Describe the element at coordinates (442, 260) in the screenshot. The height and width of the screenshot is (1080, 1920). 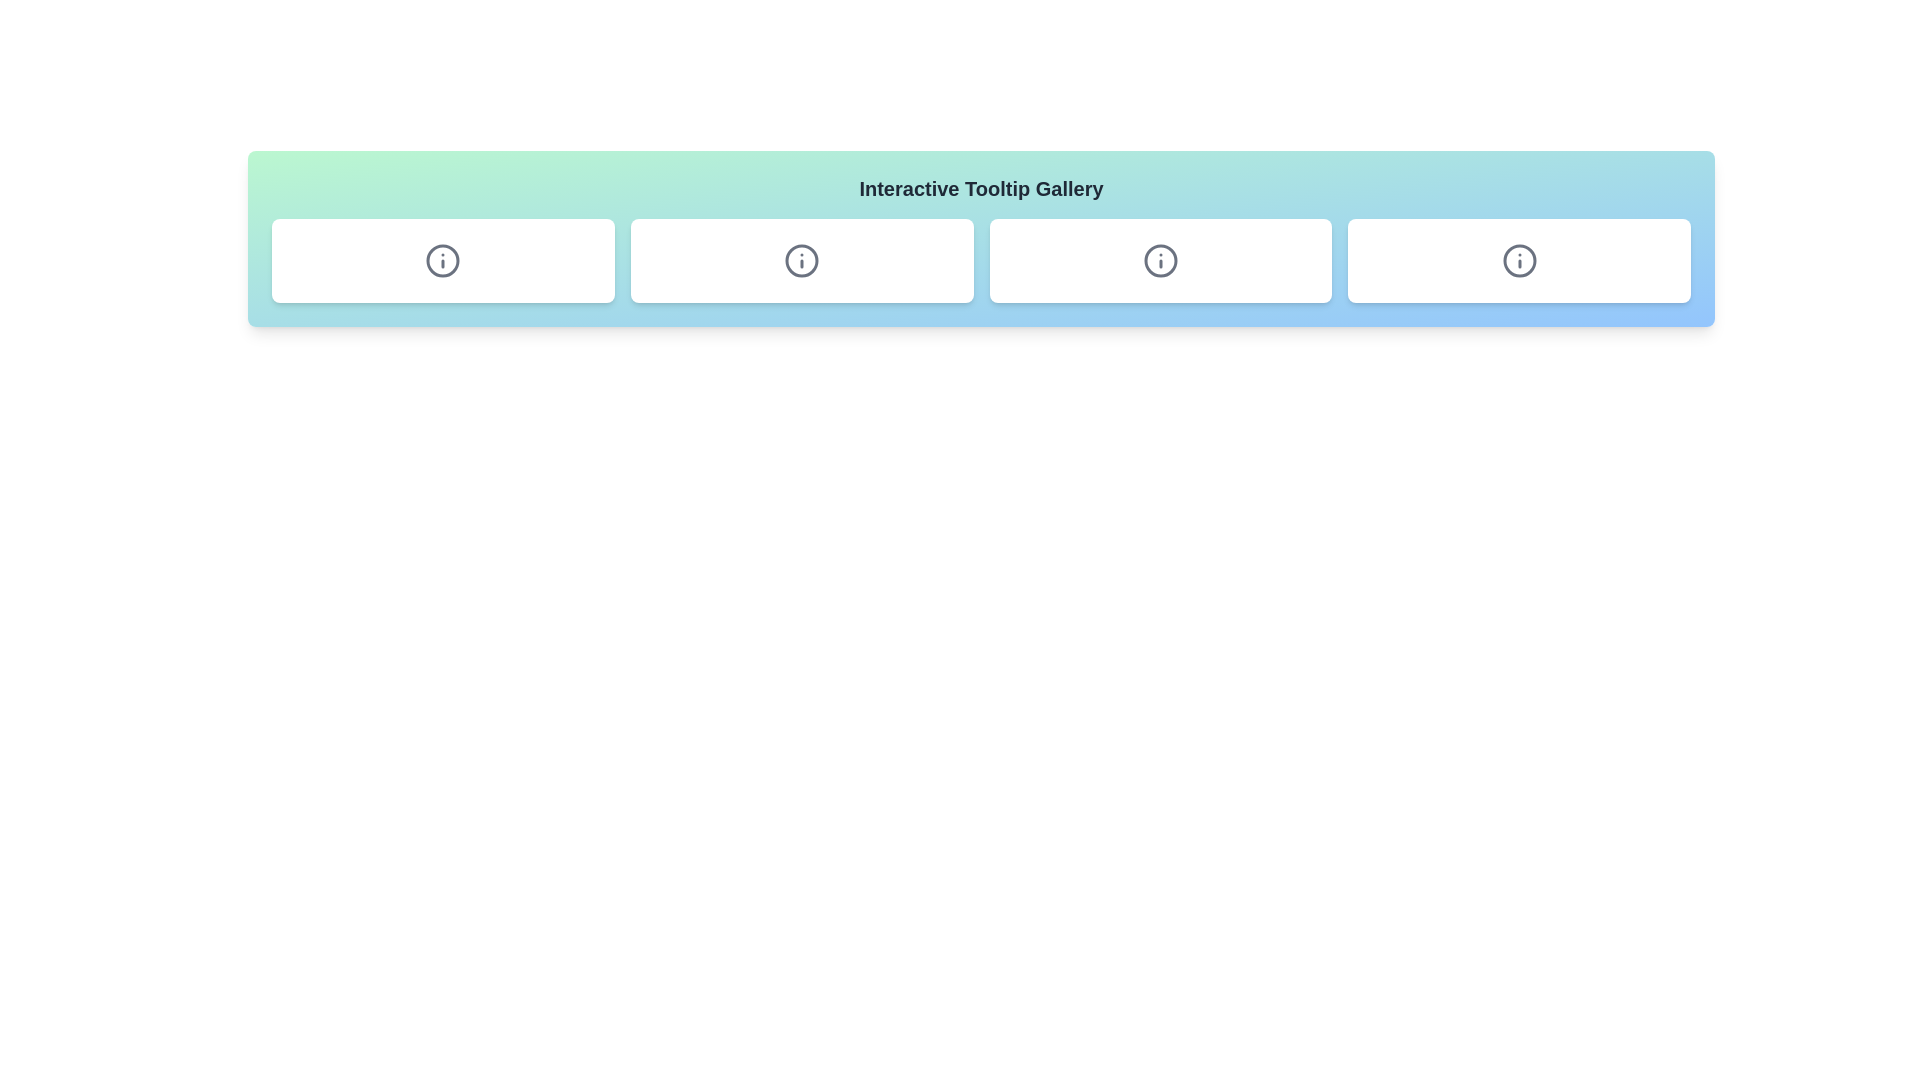
I see `the button that represents 'Gallery 1', located in the top-left corner of the grid layout` at that location.